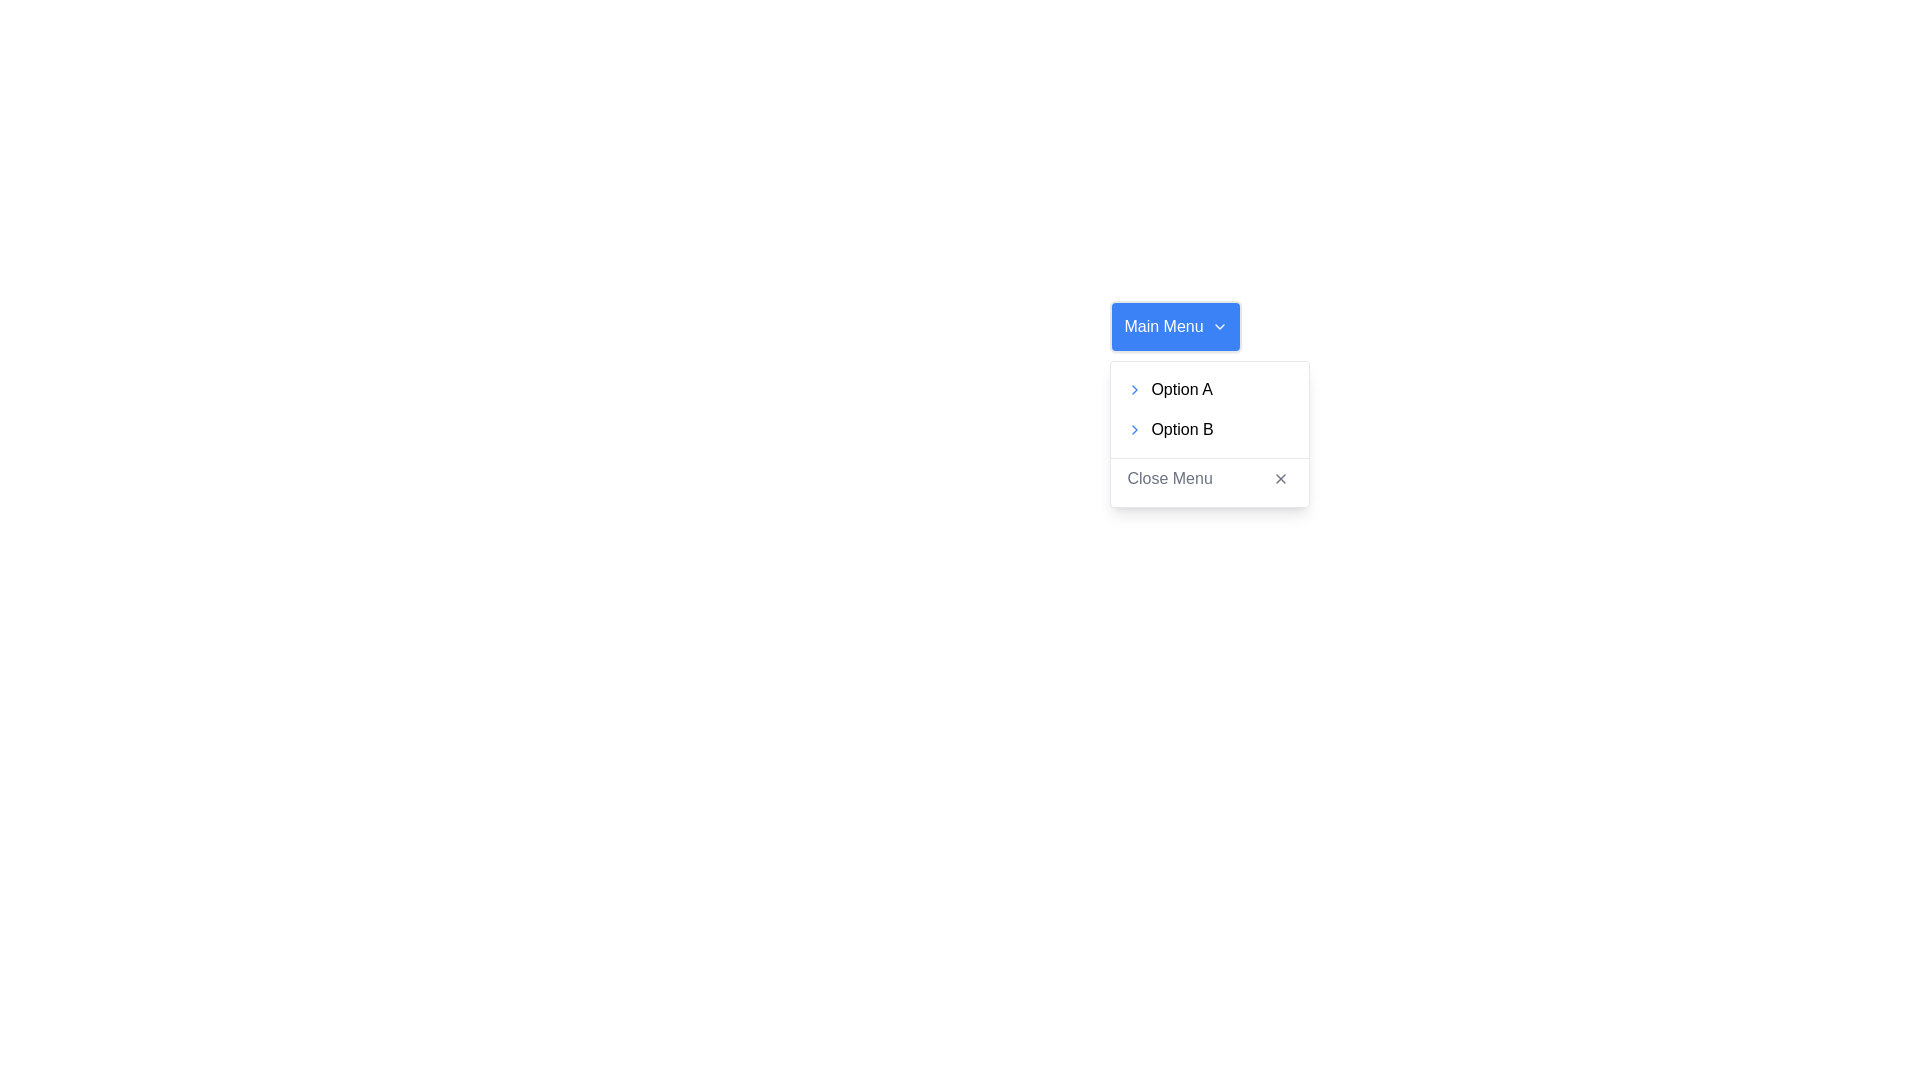 The height and width of the screenshot is (1080, 1920). I want to click on the second option in the dropdown menu, which is a Text Label with Icon, so click(1209, 433).